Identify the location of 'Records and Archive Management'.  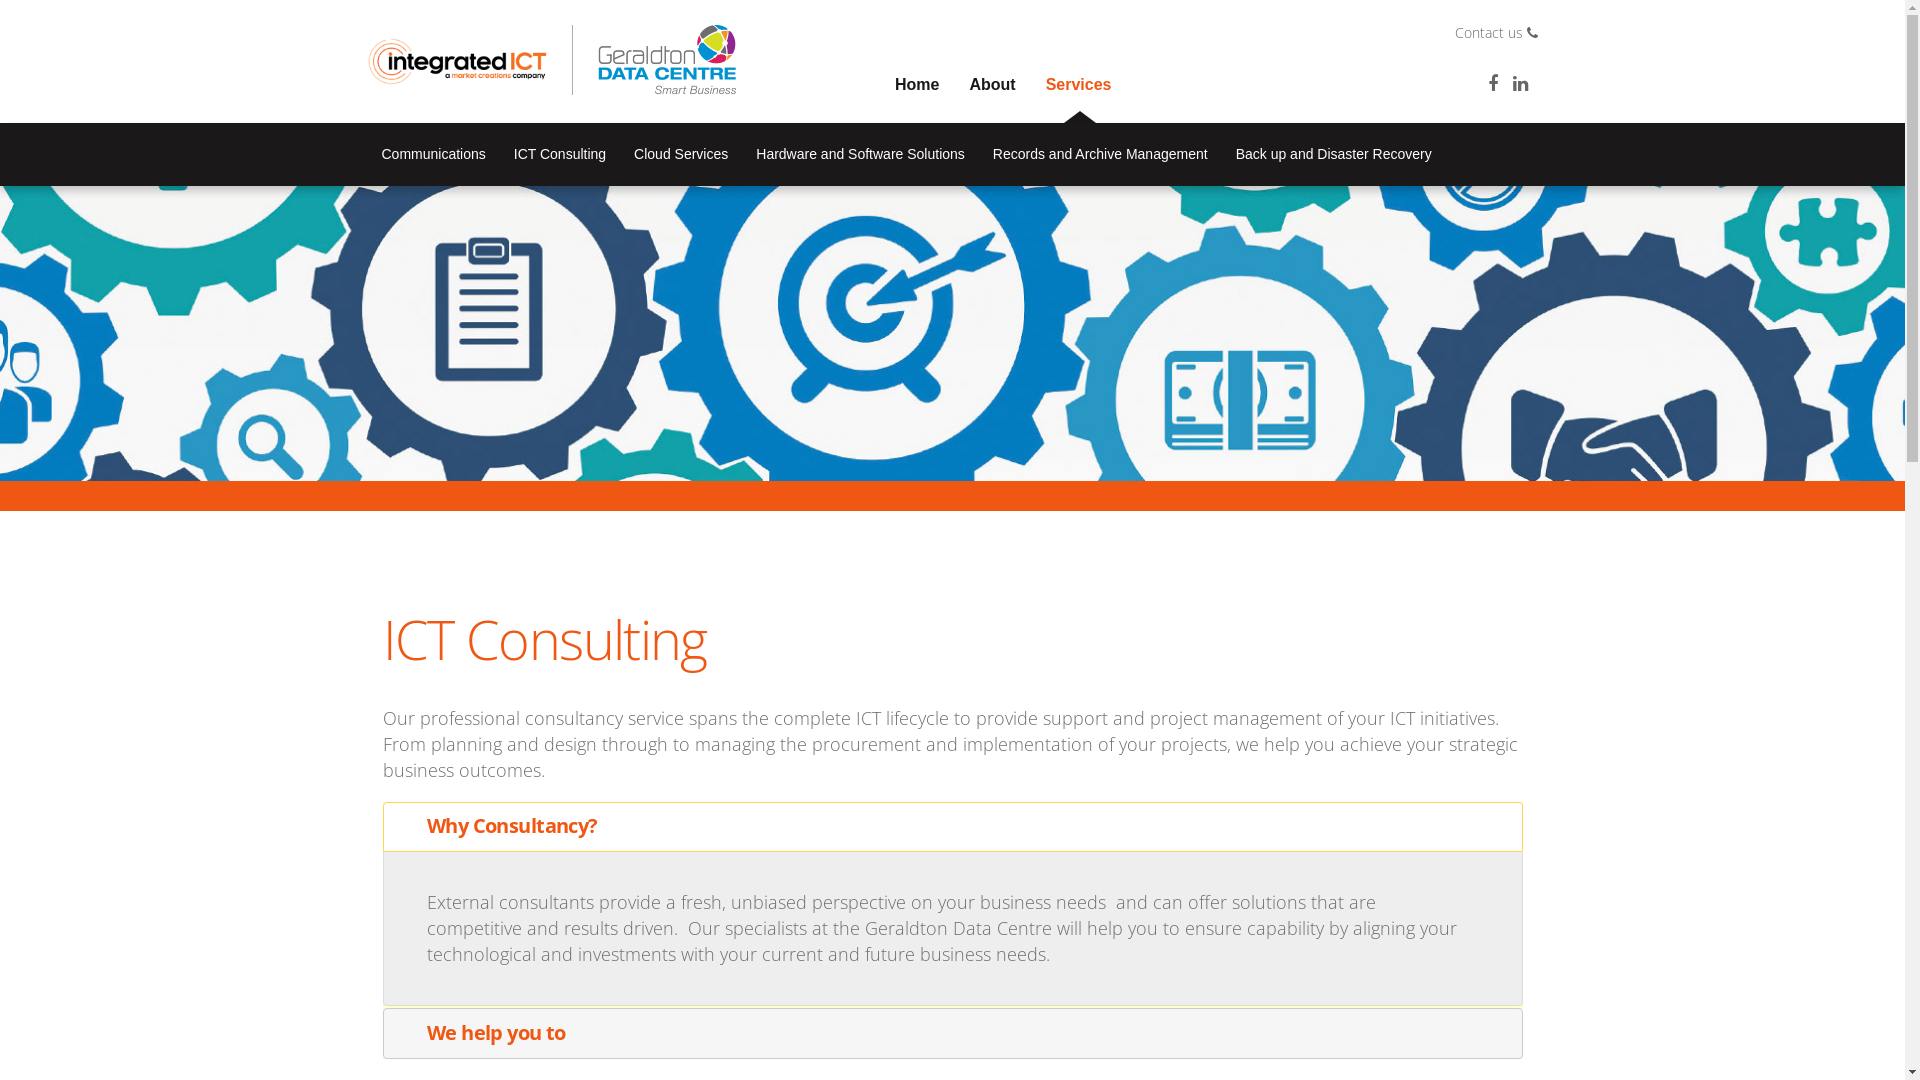
(1099, 153).